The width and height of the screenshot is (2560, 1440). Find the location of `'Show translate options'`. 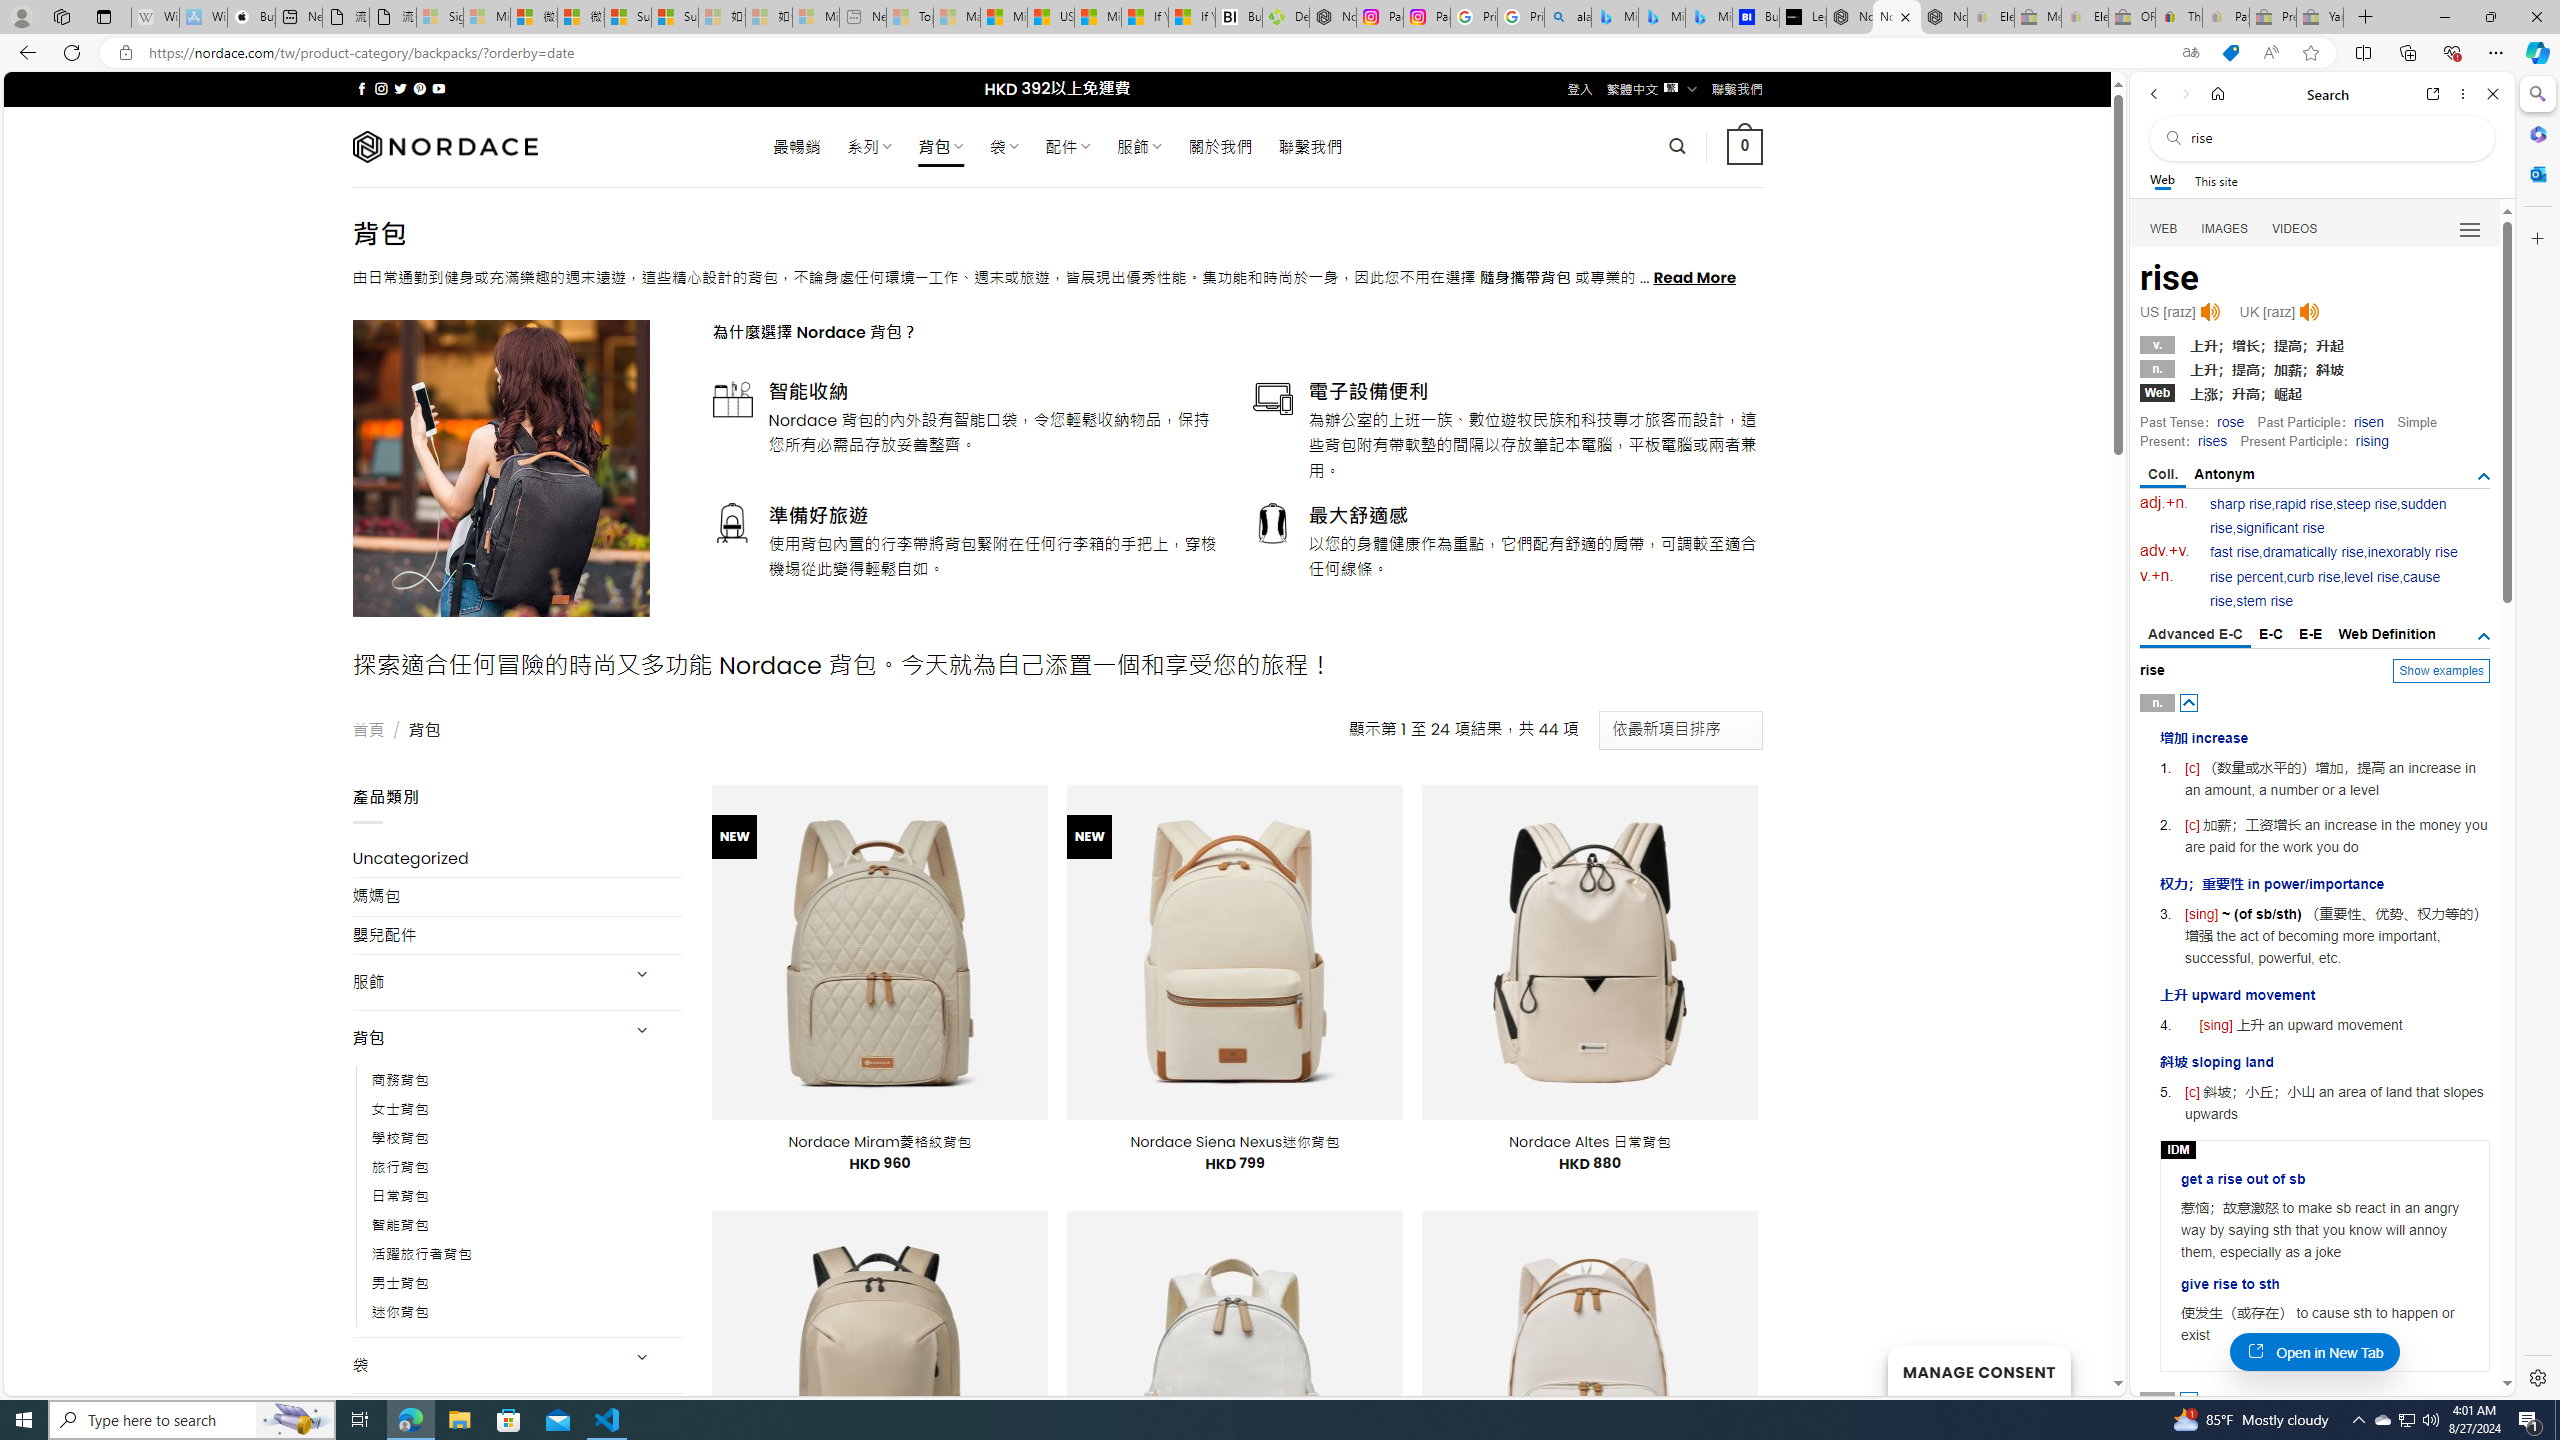

'Show translate options' is located at coordinates (2190, 53).